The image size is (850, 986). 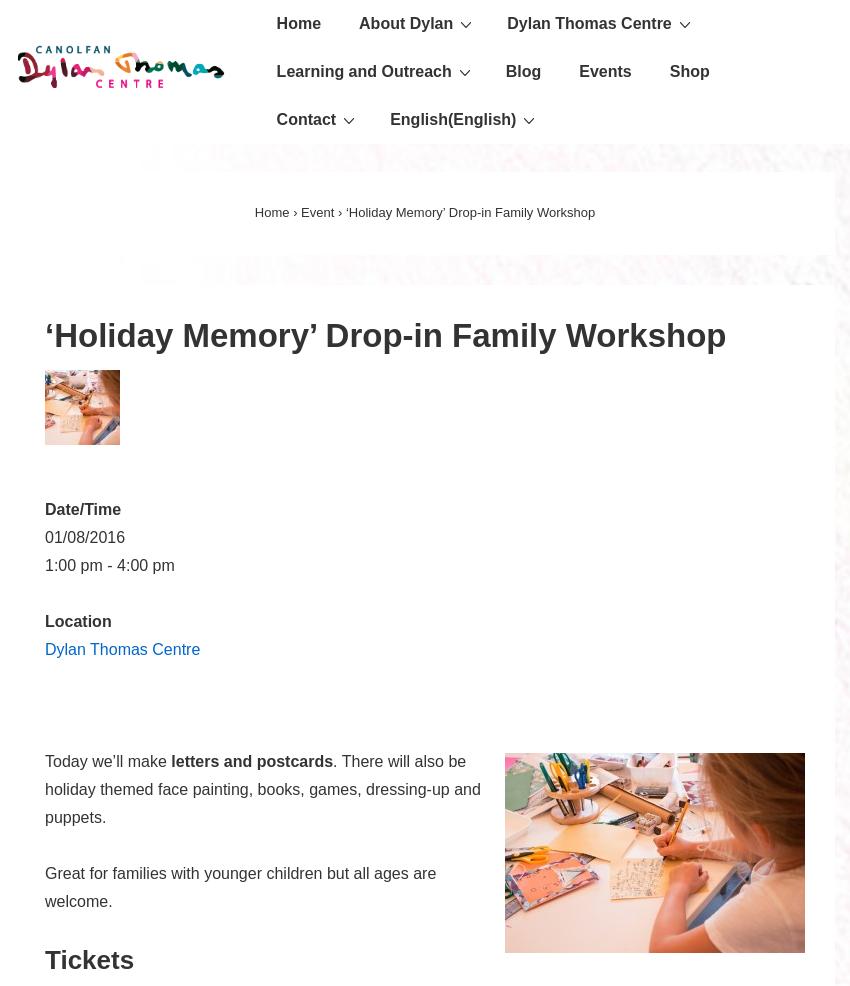 I want to click on 'Location', so click(x=78, y=621).